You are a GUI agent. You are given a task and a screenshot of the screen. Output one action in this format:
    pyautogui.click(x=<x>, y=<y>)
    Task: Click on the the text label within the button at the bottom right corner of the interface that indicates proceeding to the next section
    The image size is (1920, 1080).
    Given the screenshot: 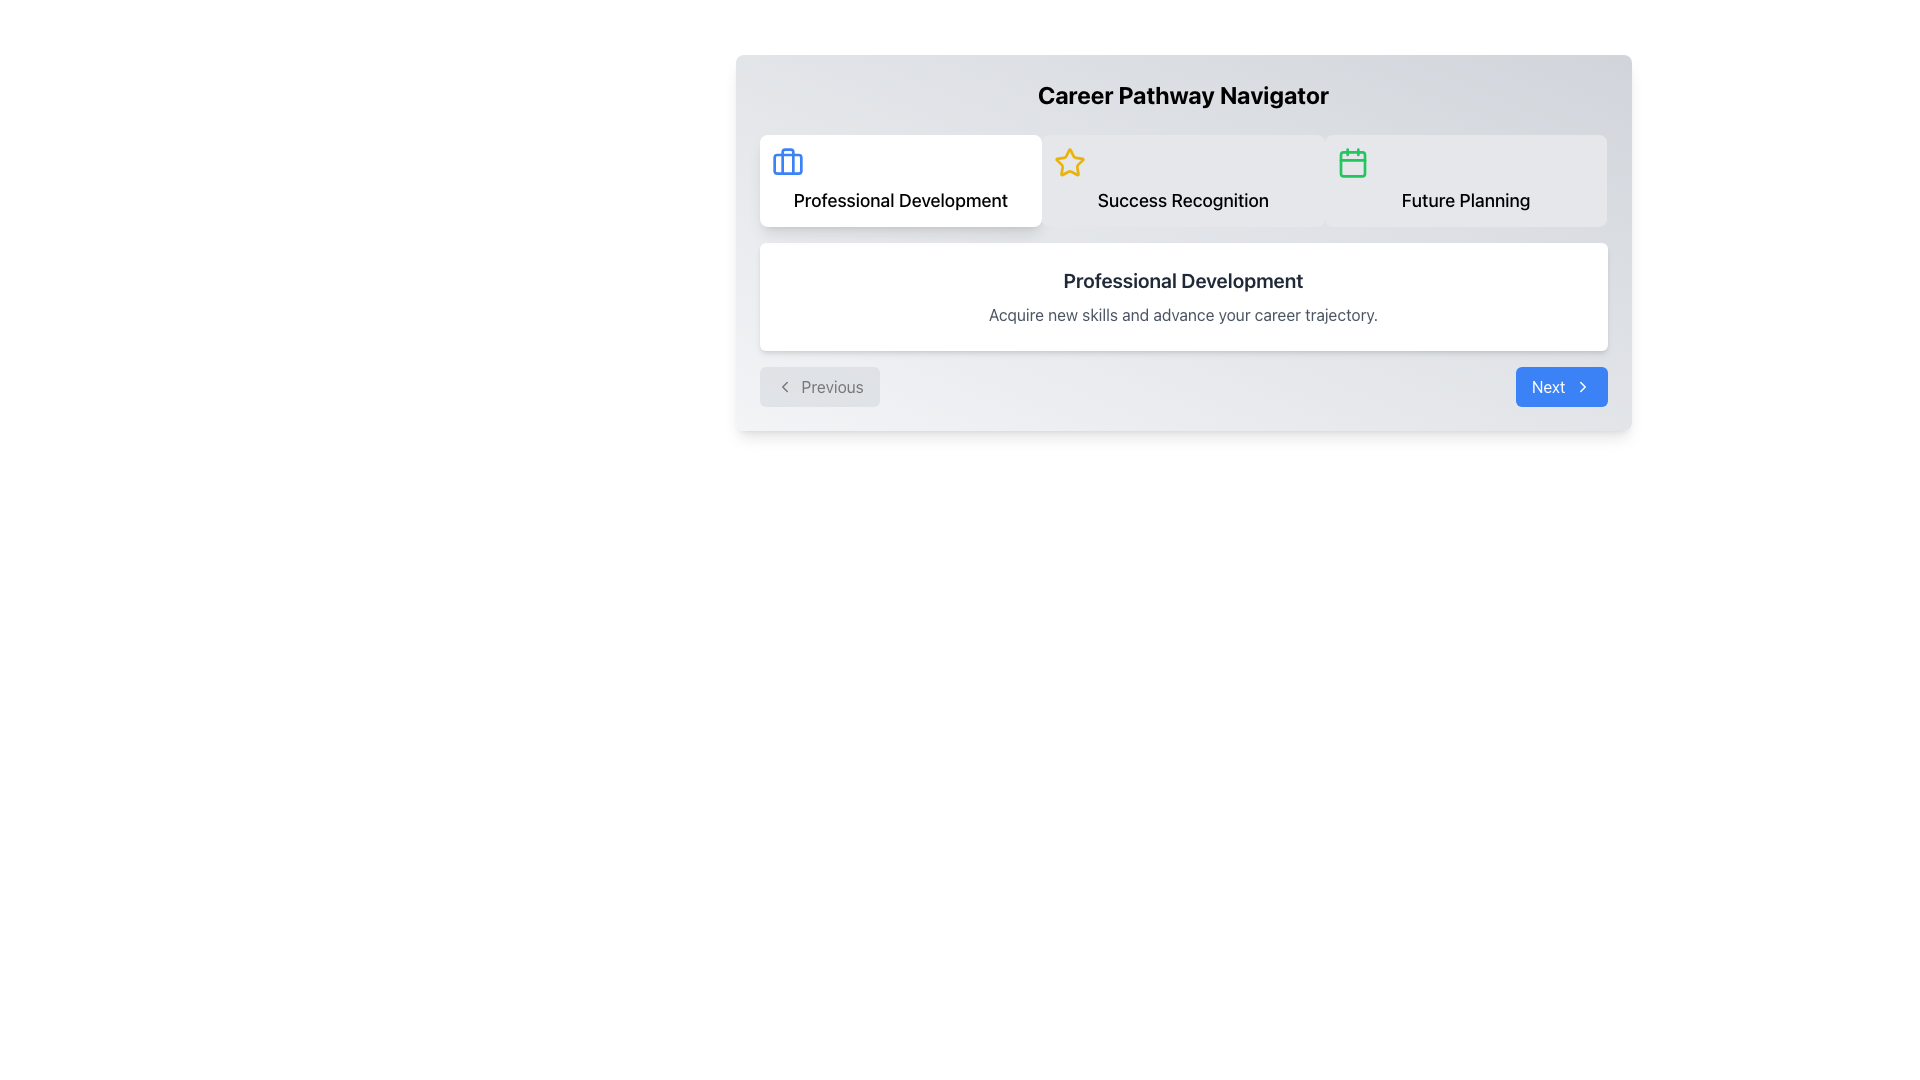 What is the action you would take?
    pyautogui.click(x=1547, y=386)
    